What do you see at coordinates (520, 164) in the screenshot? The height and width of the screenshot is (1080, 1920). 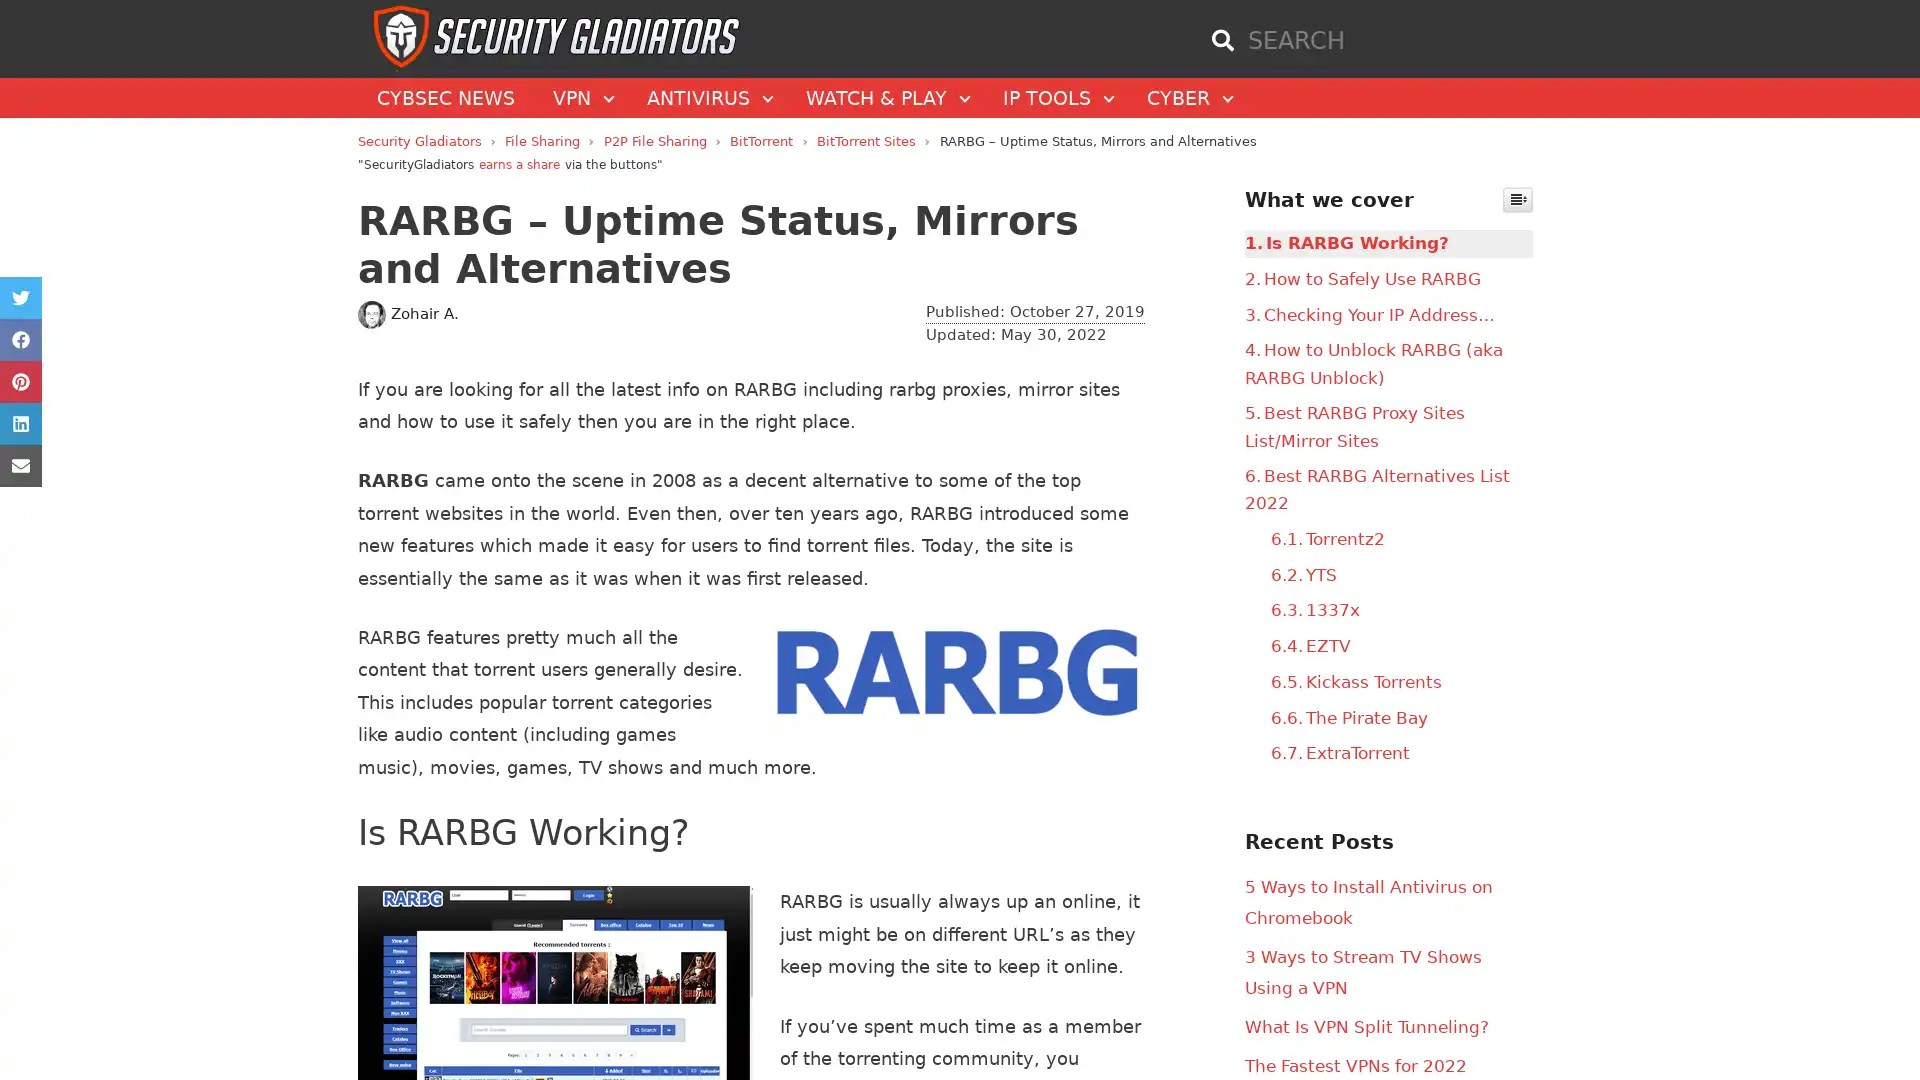 I see `earns a share` at bounding box center [520, 164].